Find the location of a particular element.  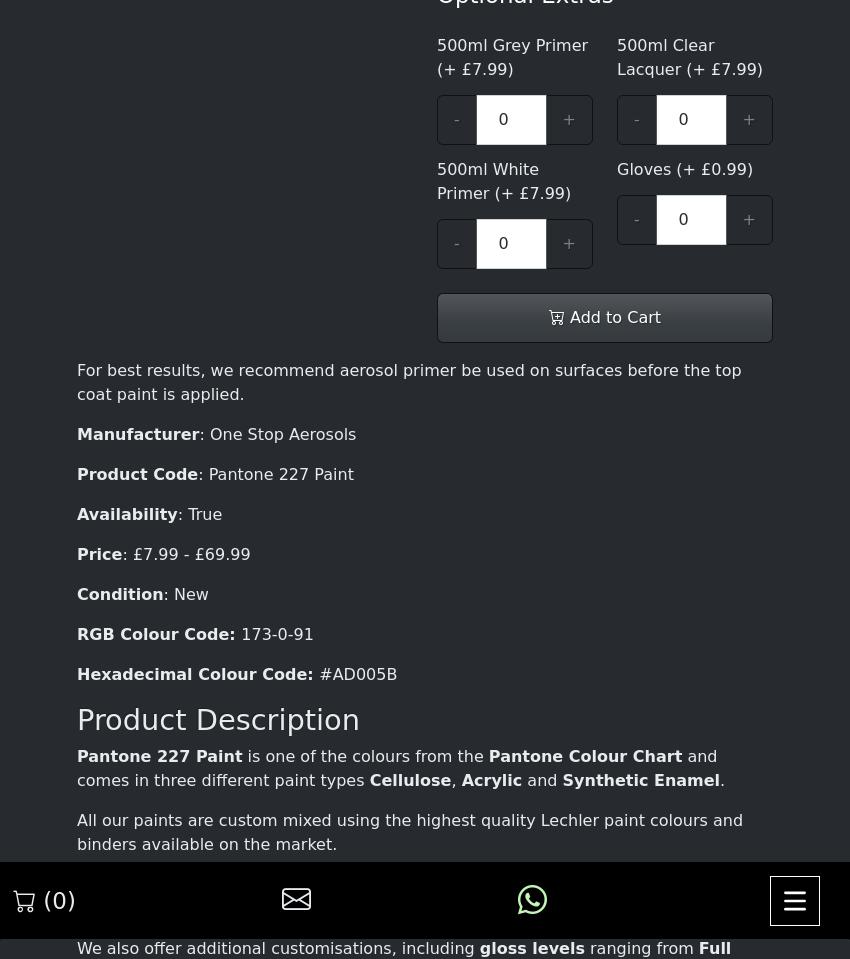

'Saturday : Closed' is located at coordinates (244, 808).